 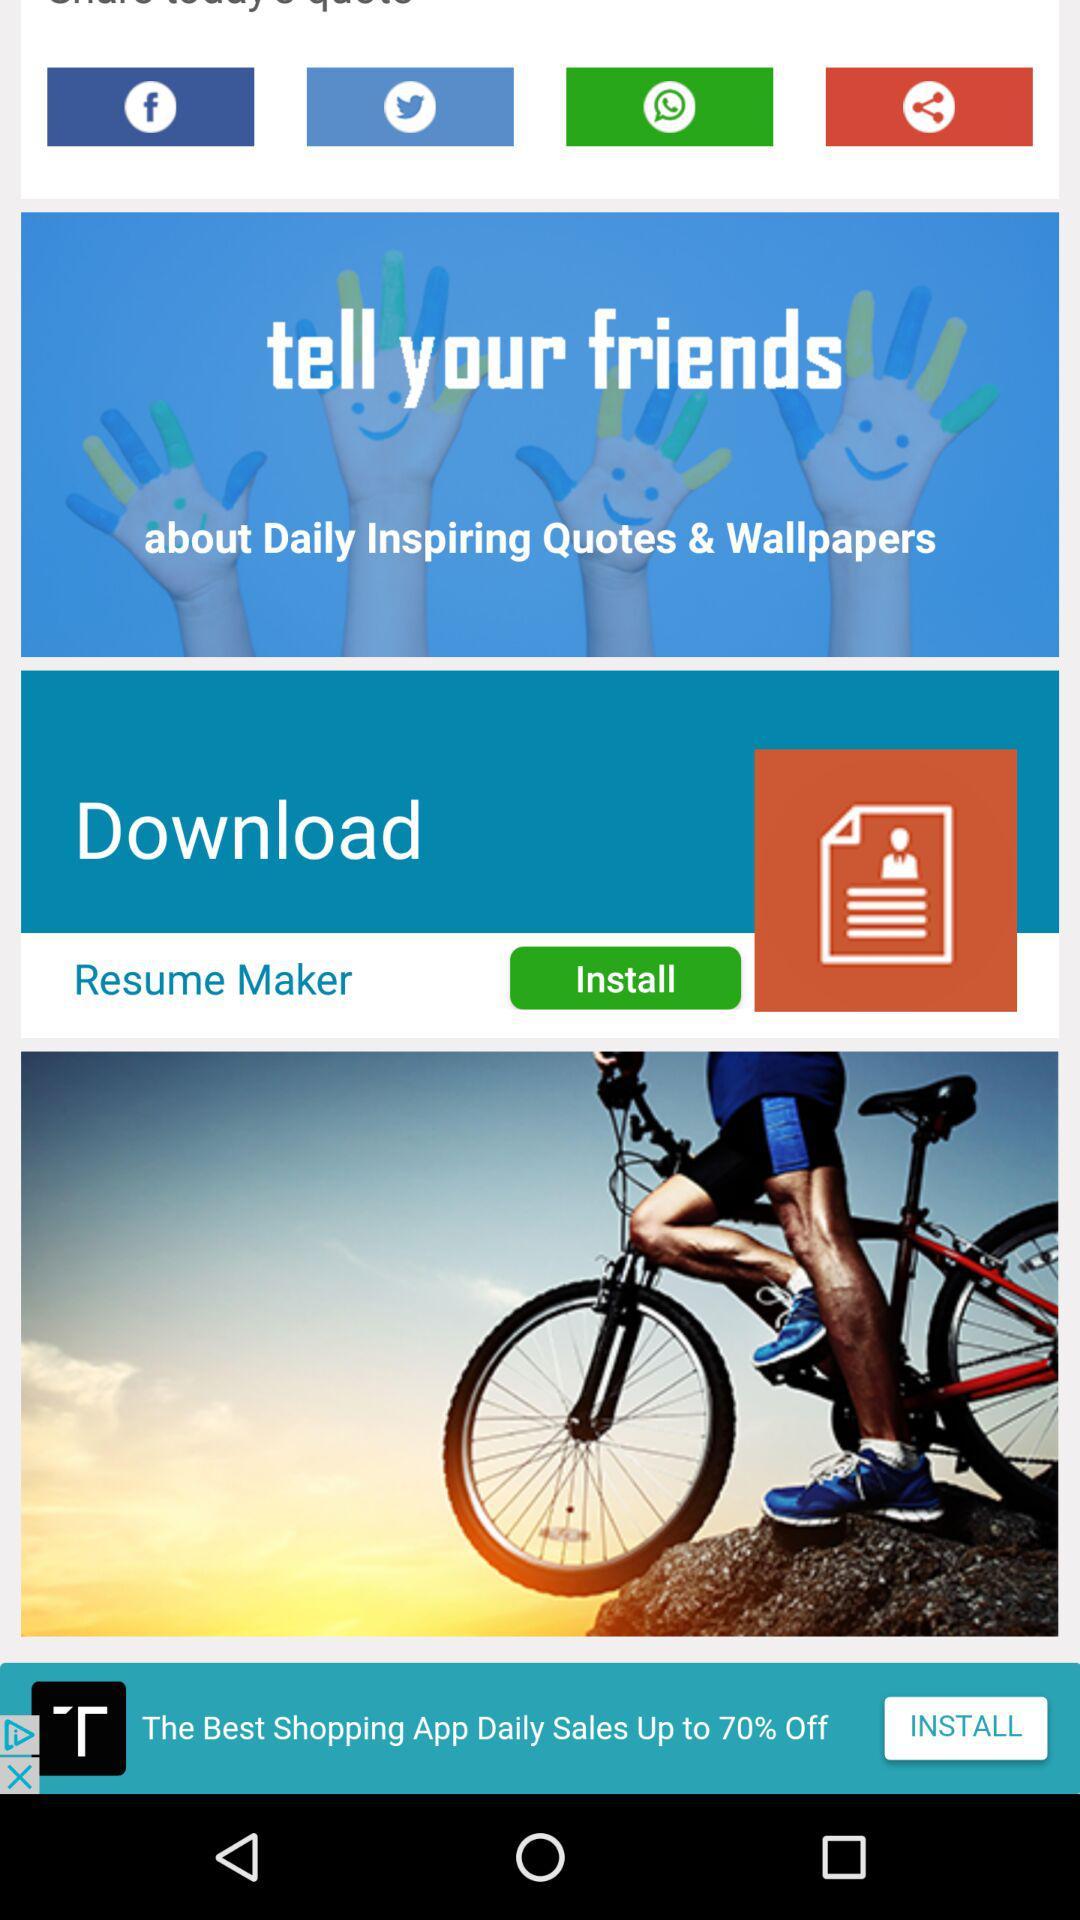 What do you see at coordinates (929, 105) in the screenshot?
I see `share the article` at bounding box center [929, 105].